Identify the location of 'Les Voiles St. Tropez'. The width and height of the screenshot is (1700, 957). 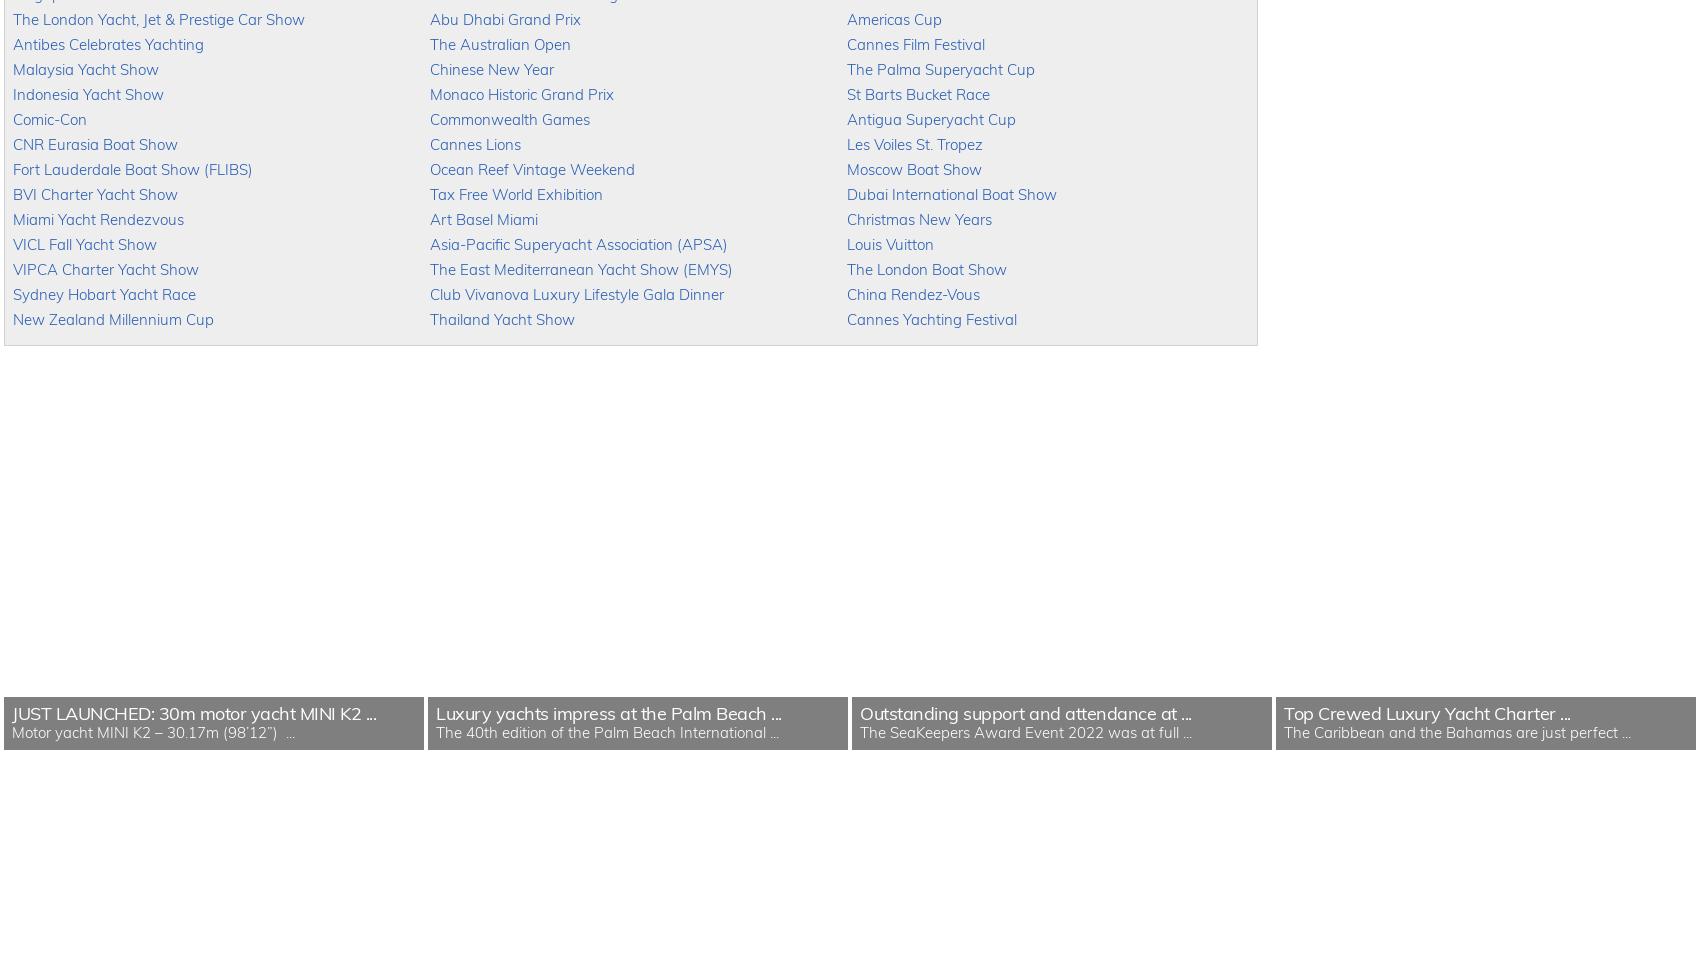
(845, 144).